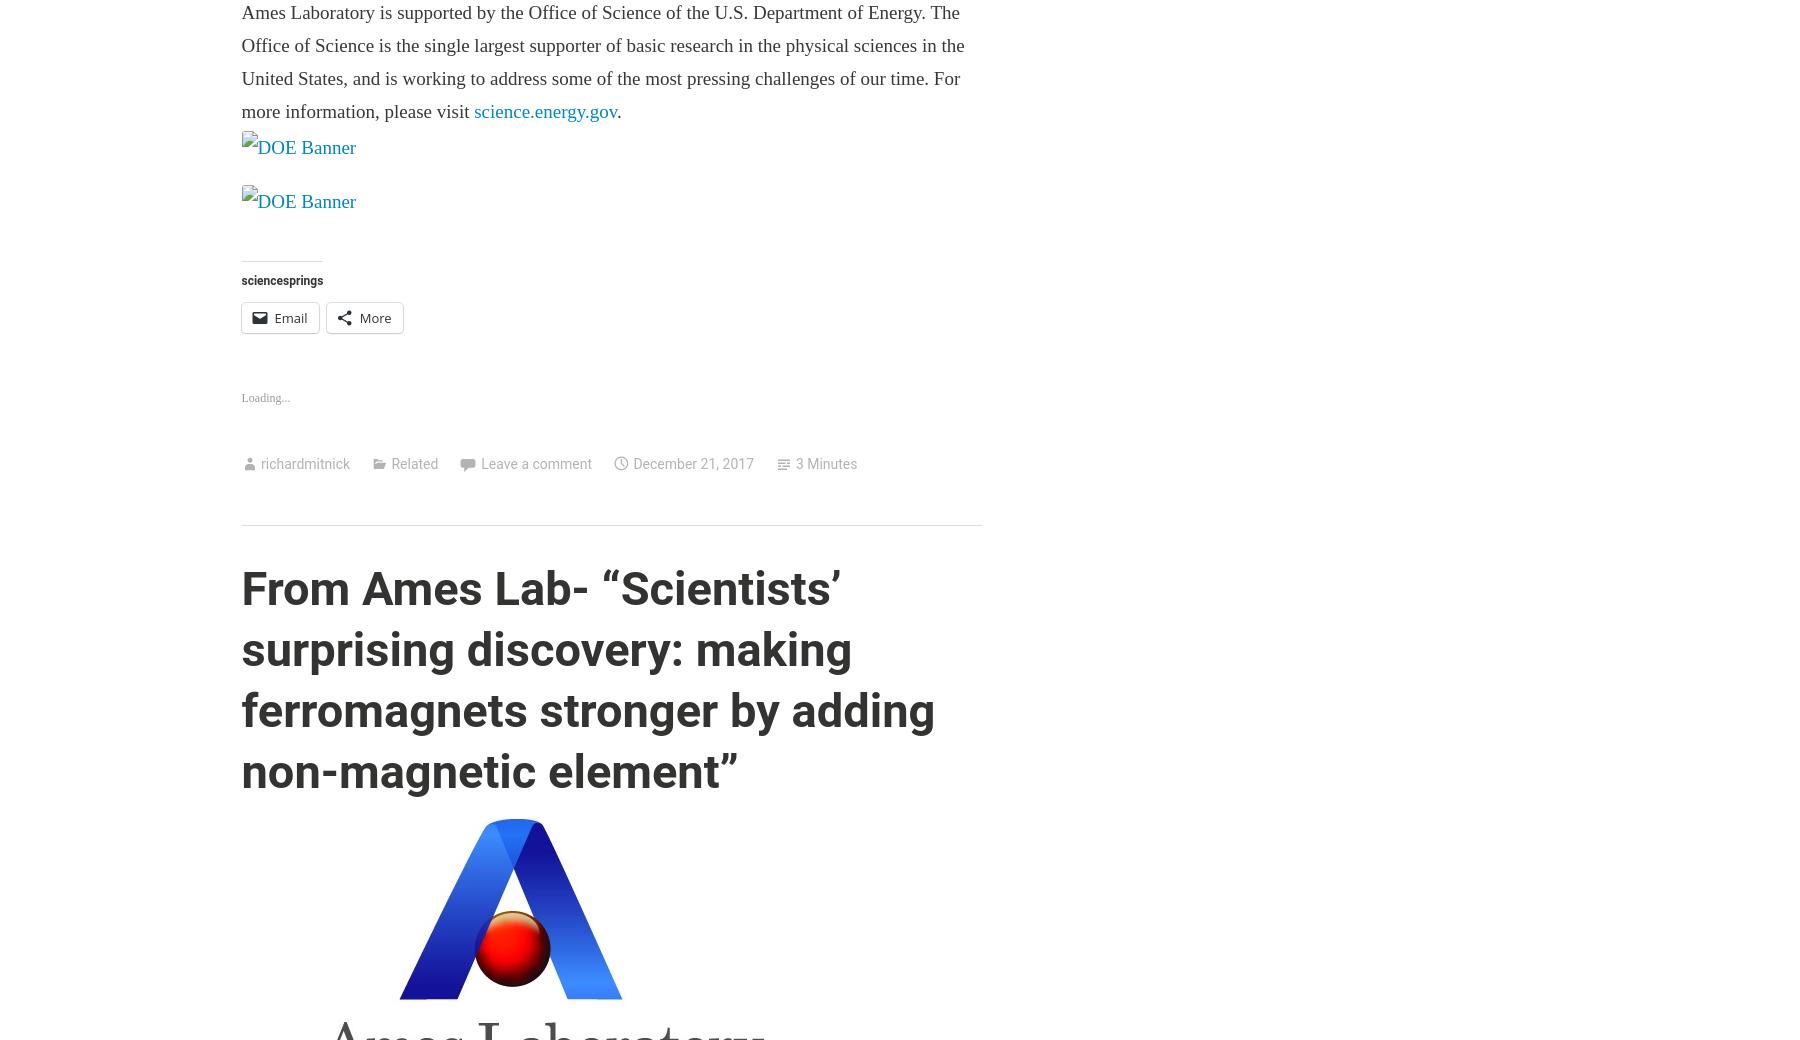 This screenshot has width=1800, height=1040. I want to click on 'science.energy.gov', so click(544, 110).